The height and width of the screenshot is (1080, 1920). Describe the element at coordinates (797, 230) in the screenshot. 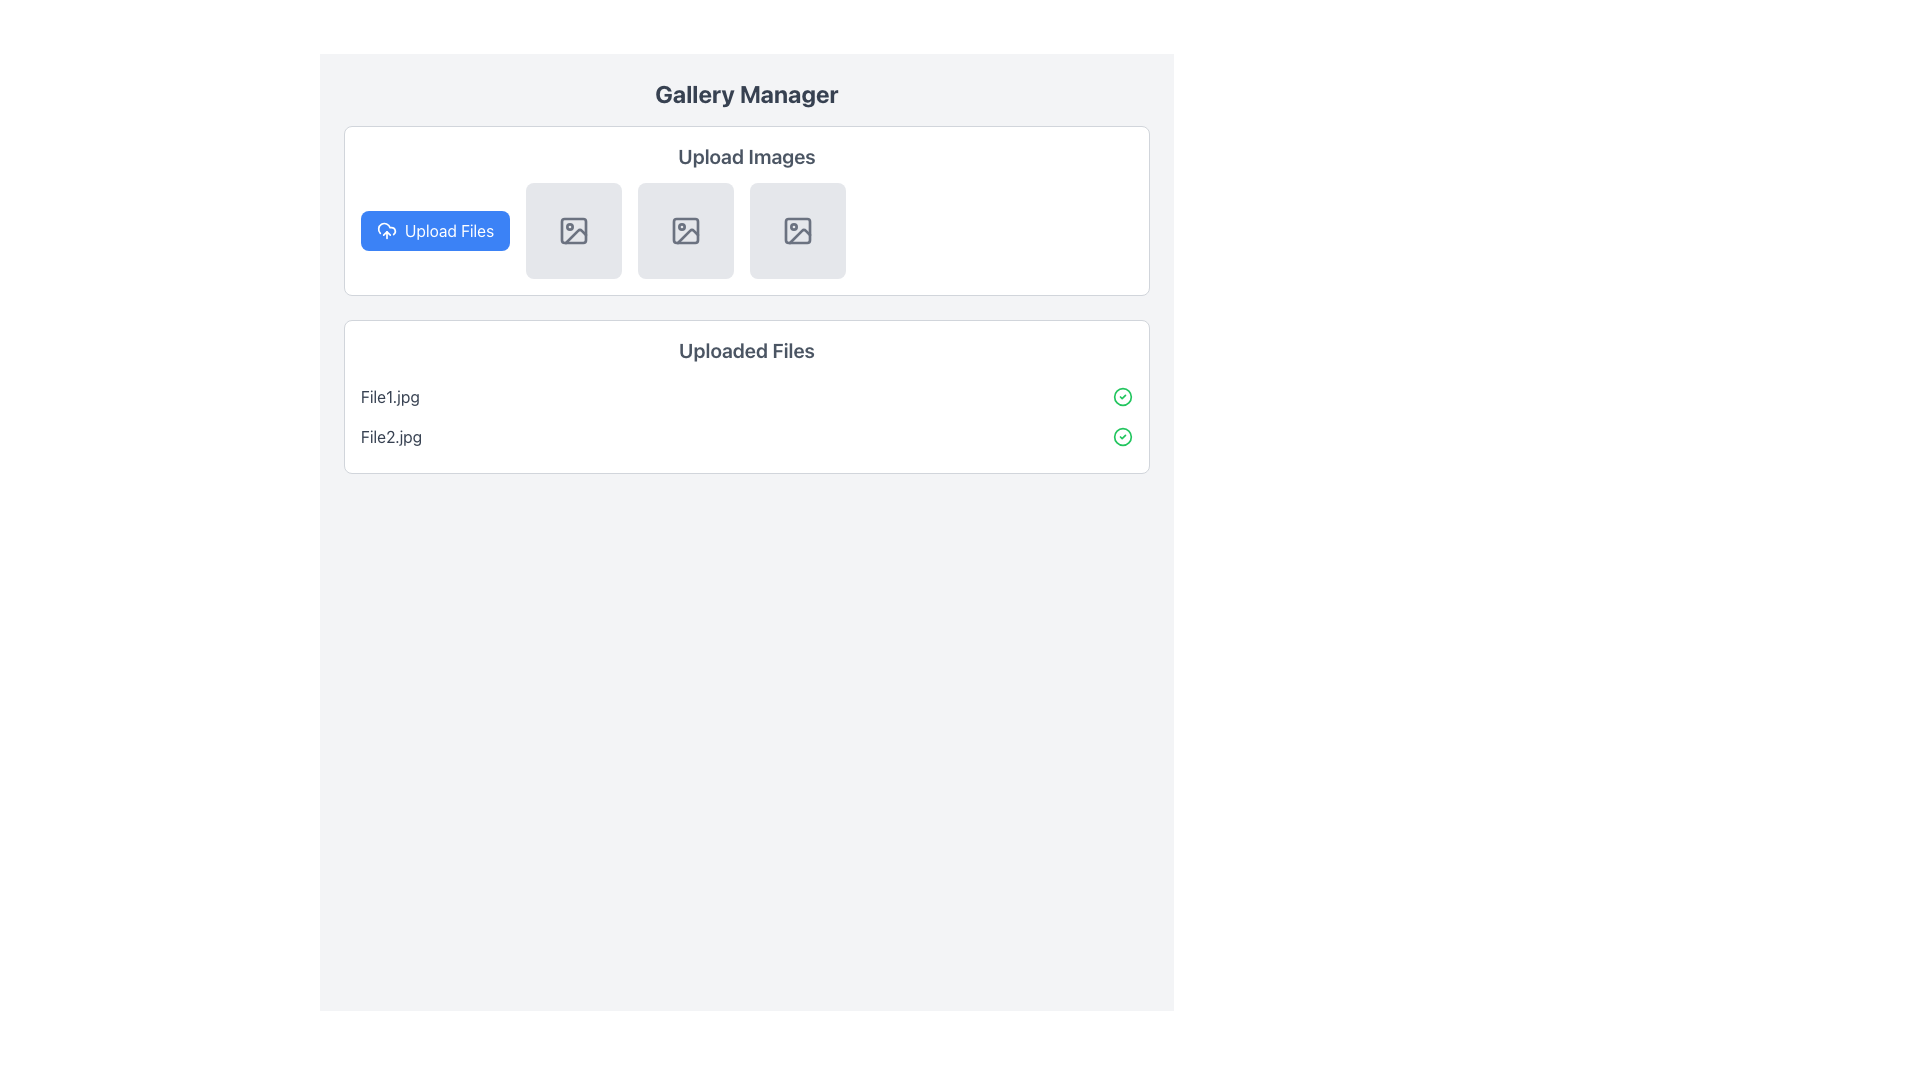

I see `the third Icon Button in the 'Upload Images' section` at that location.